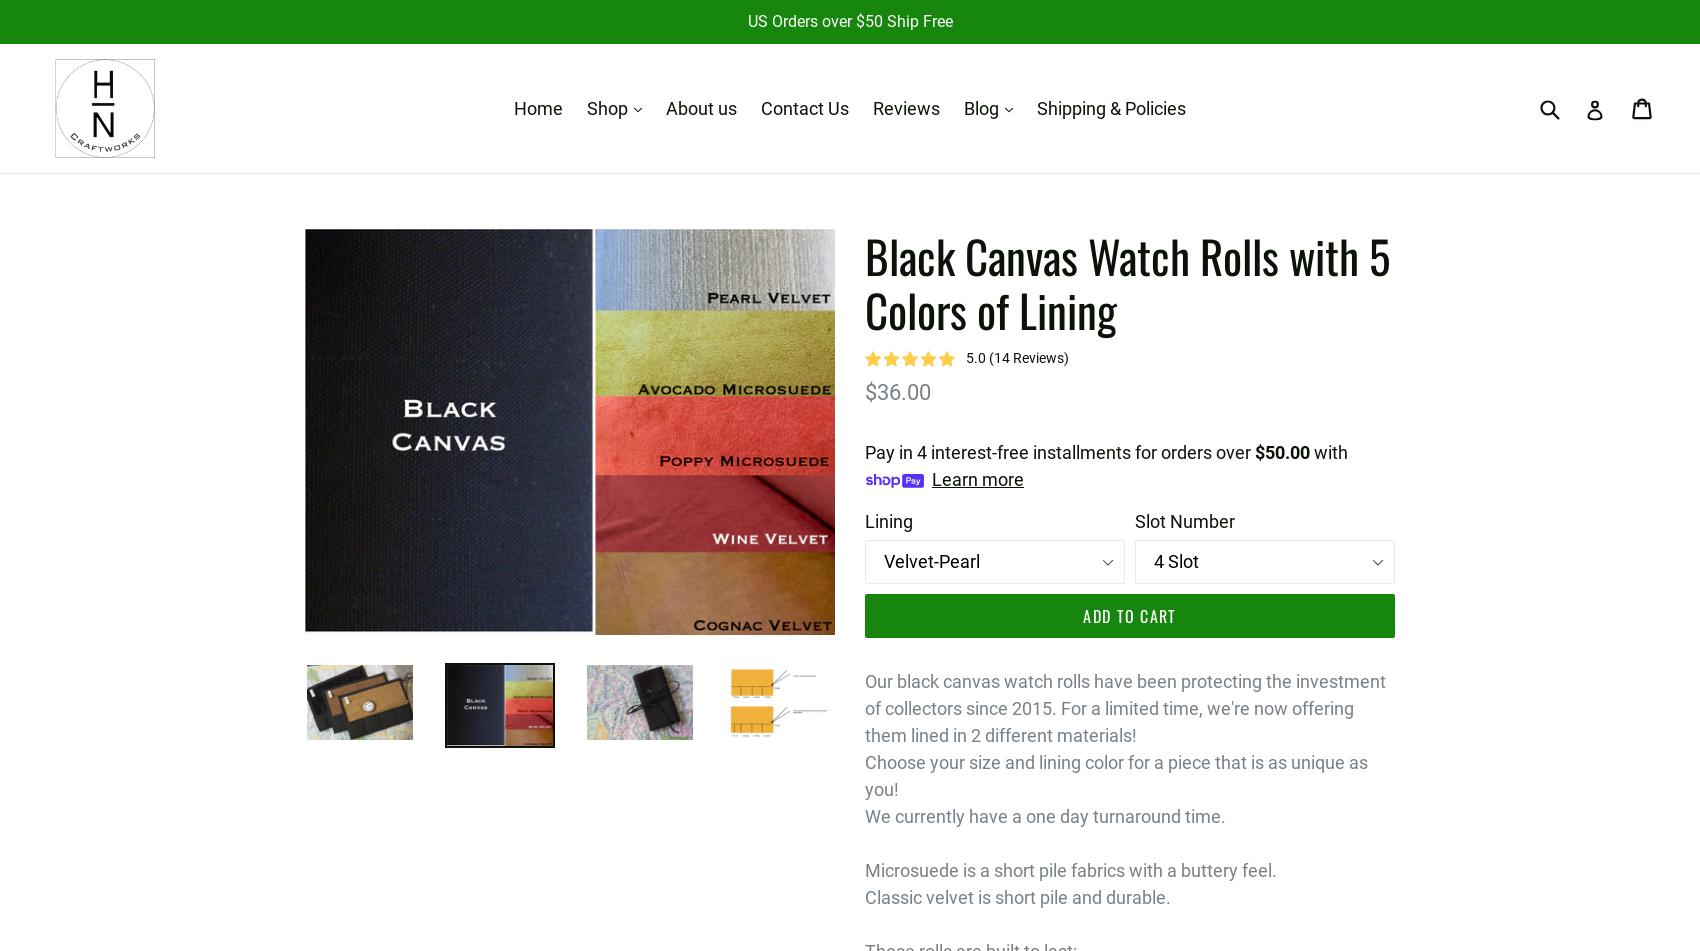 Image resolution: width=1700 pixels, height=951 pixels. Describe the element at coordinates (1044, 815) in the screenshot. I see `'We currently have a one day turnaround time.'` at that location.